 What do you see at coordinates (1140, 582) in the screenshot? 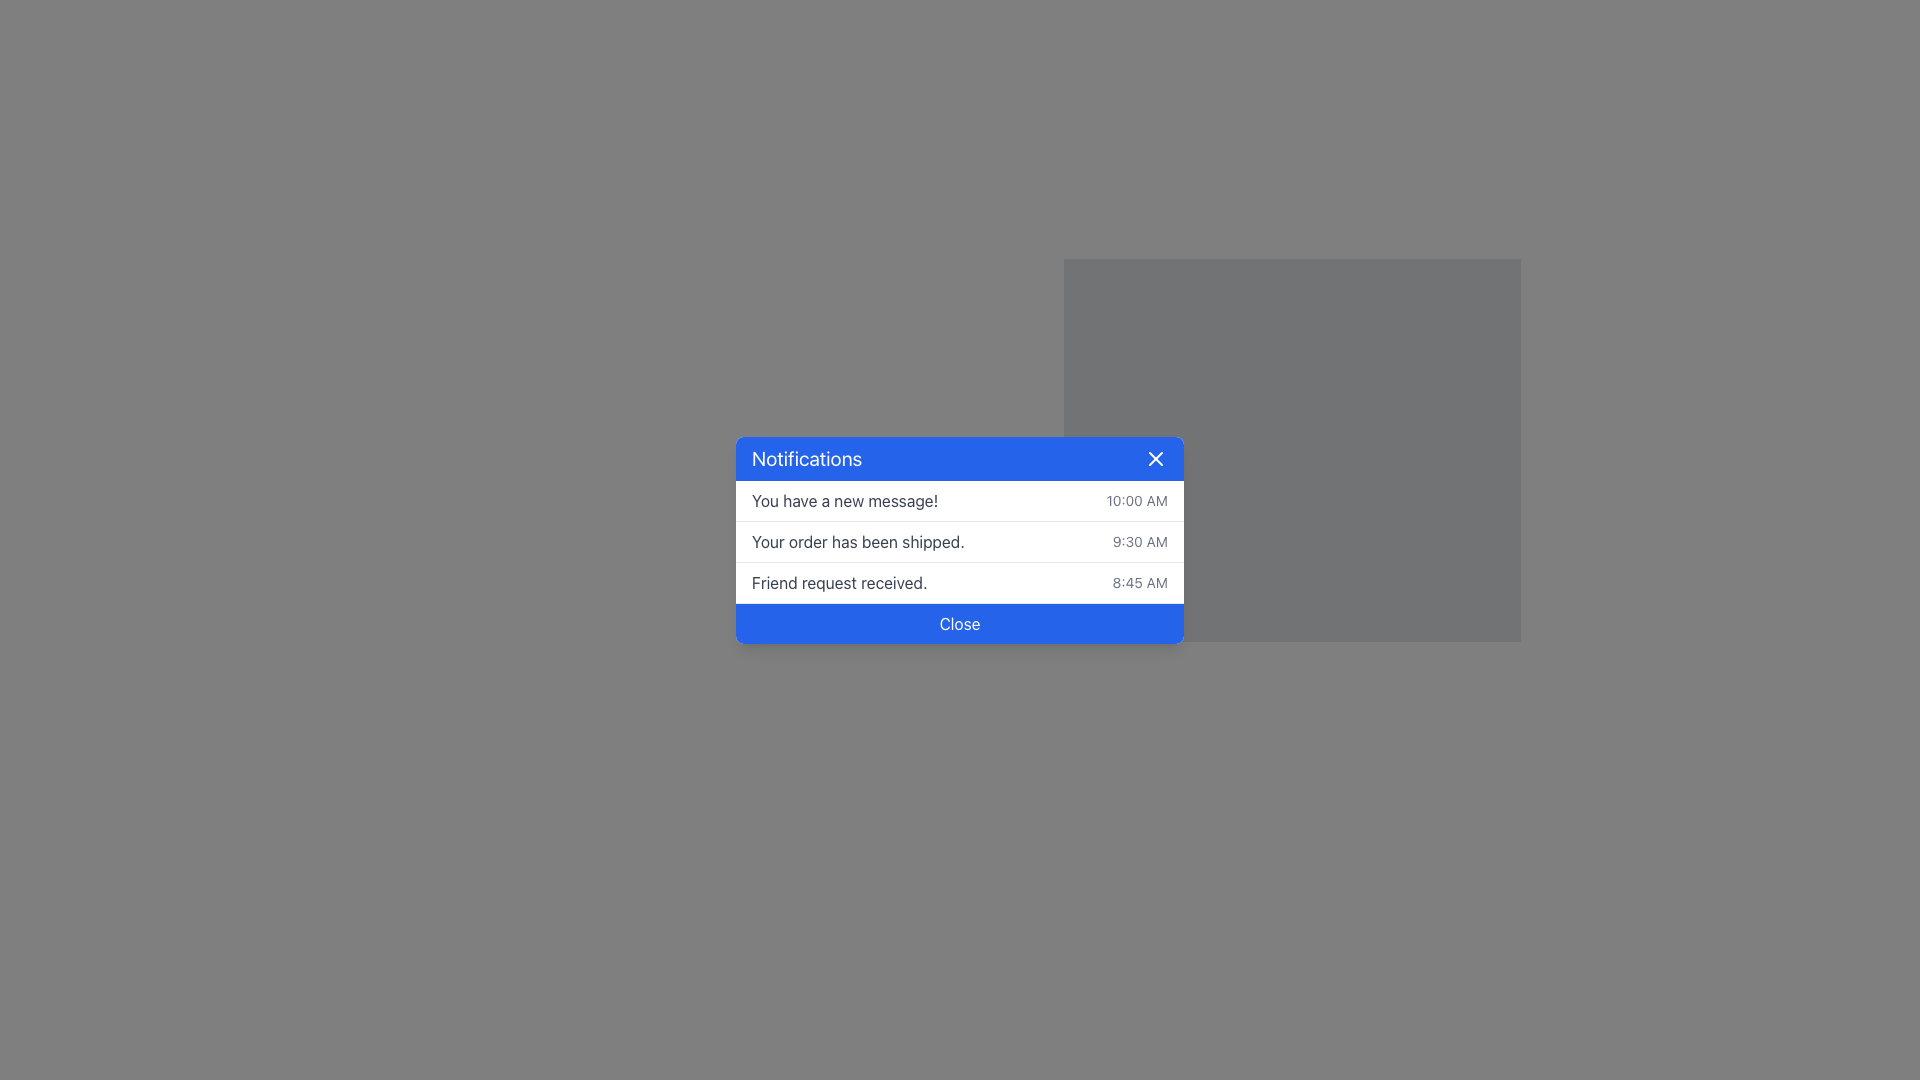
I see `text displayed on the Text Label showing '8:45 AM', which is aligned to the right in the third row of the notification box` at bounding box center [1140, 582].